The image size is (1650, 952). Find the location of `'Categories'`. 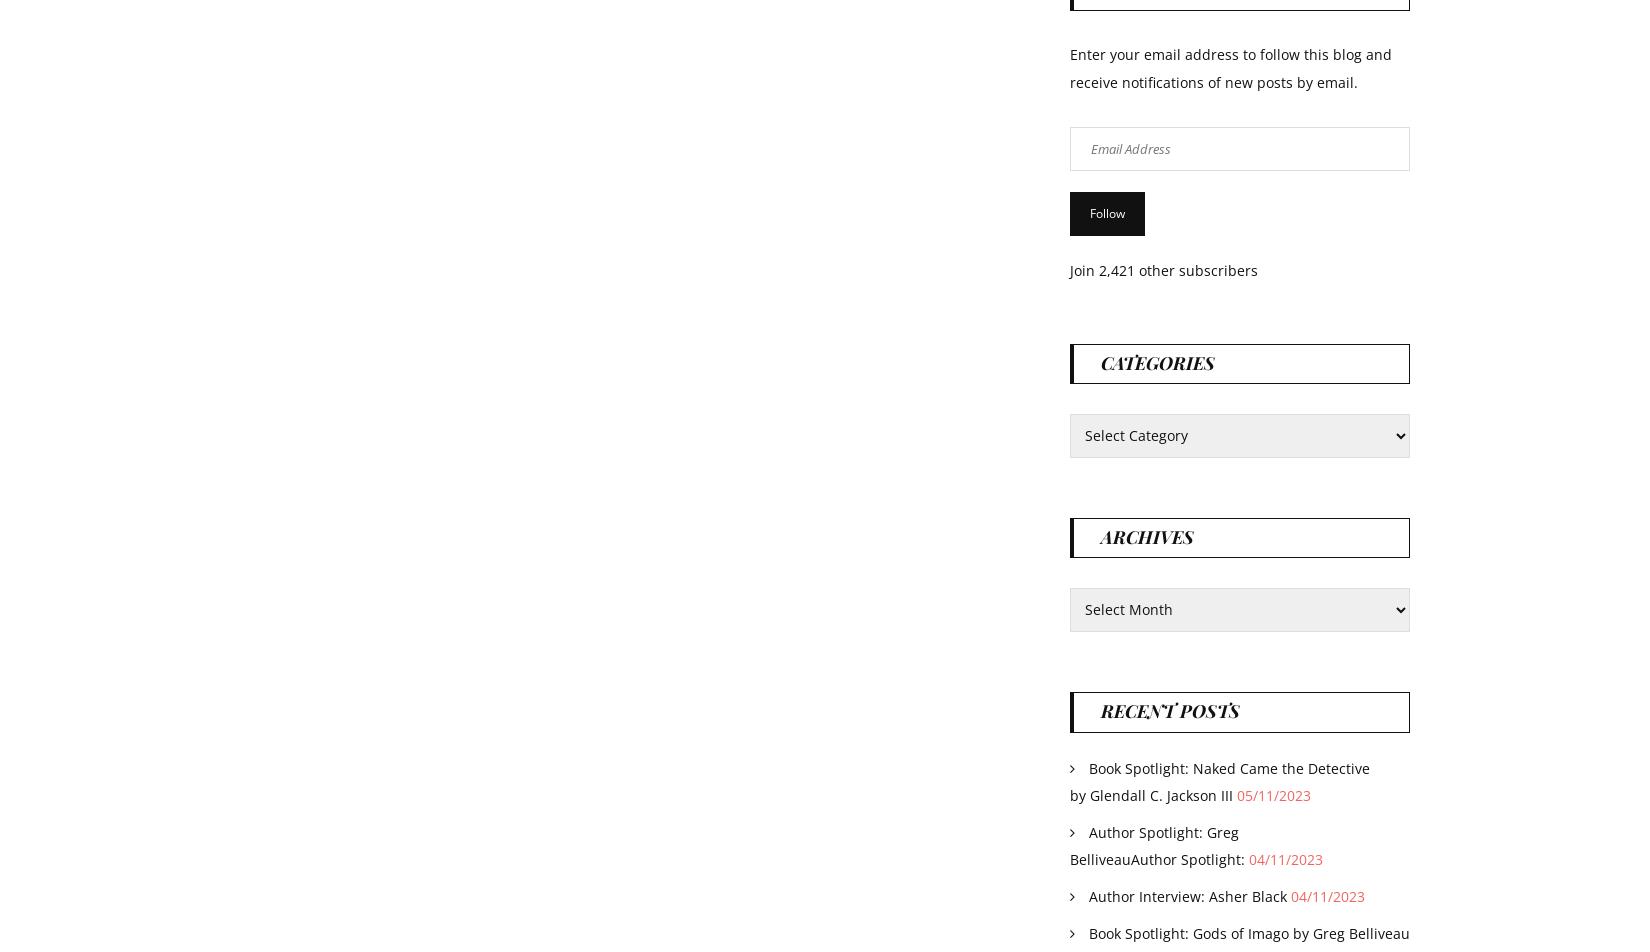

'Categories' is located at coordinates (1101, 362).